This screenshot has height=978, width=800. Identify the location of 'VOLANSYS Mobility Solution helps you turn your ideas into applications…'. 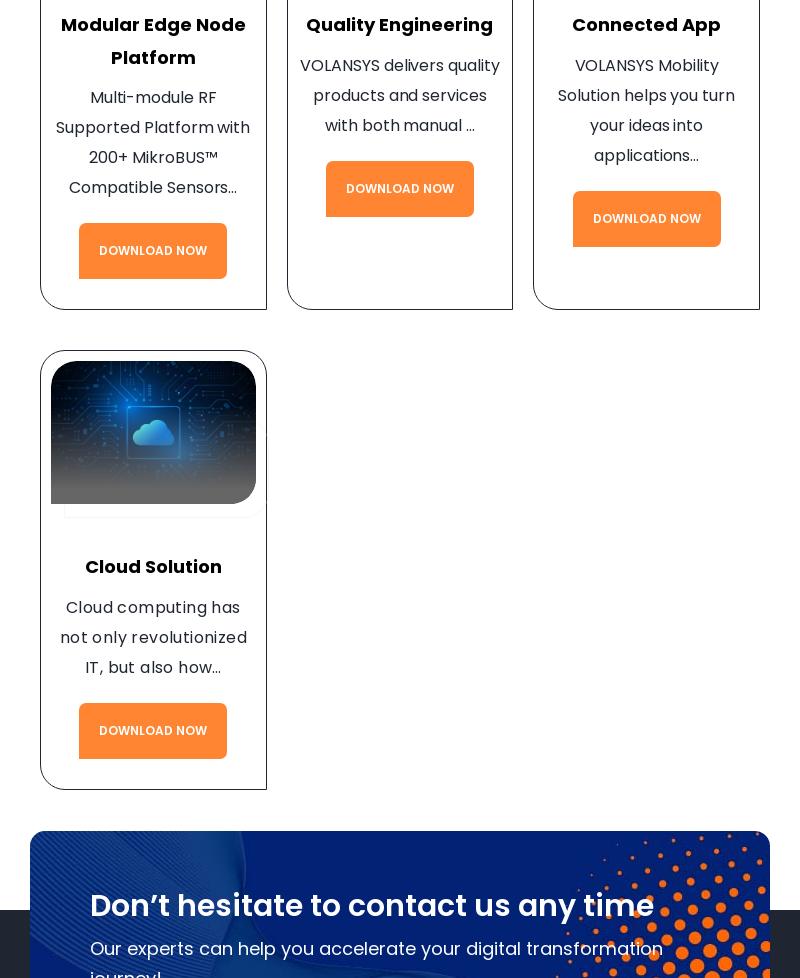
(645, 109).